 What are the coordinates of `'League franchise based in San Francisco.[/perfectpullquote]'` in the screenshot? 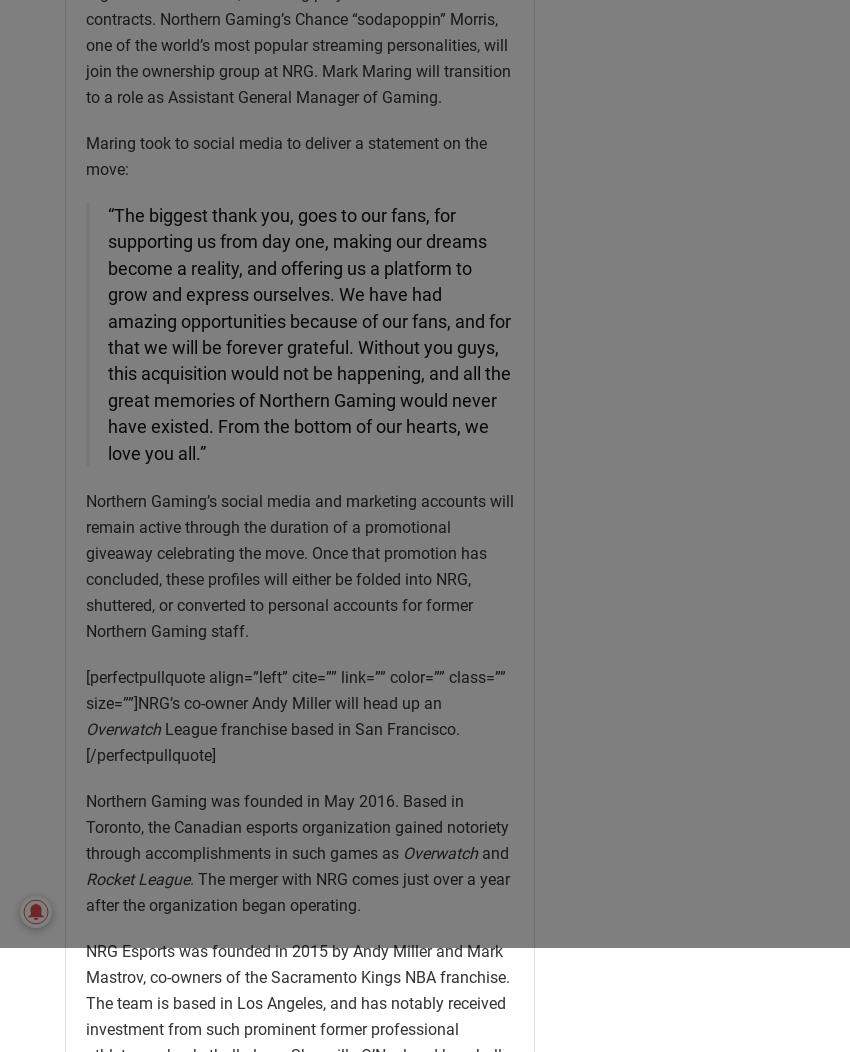 It's located at (272, 741).